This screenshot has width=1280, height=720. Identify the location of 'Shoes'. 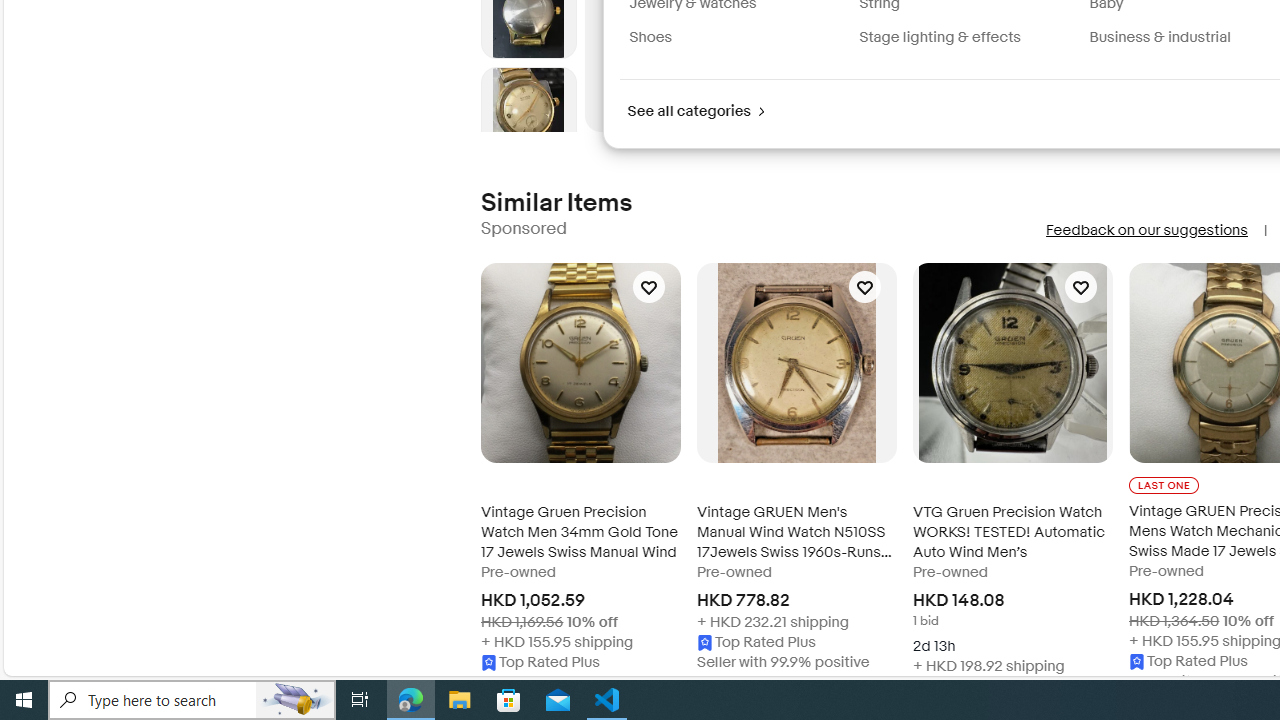
(650, 37).